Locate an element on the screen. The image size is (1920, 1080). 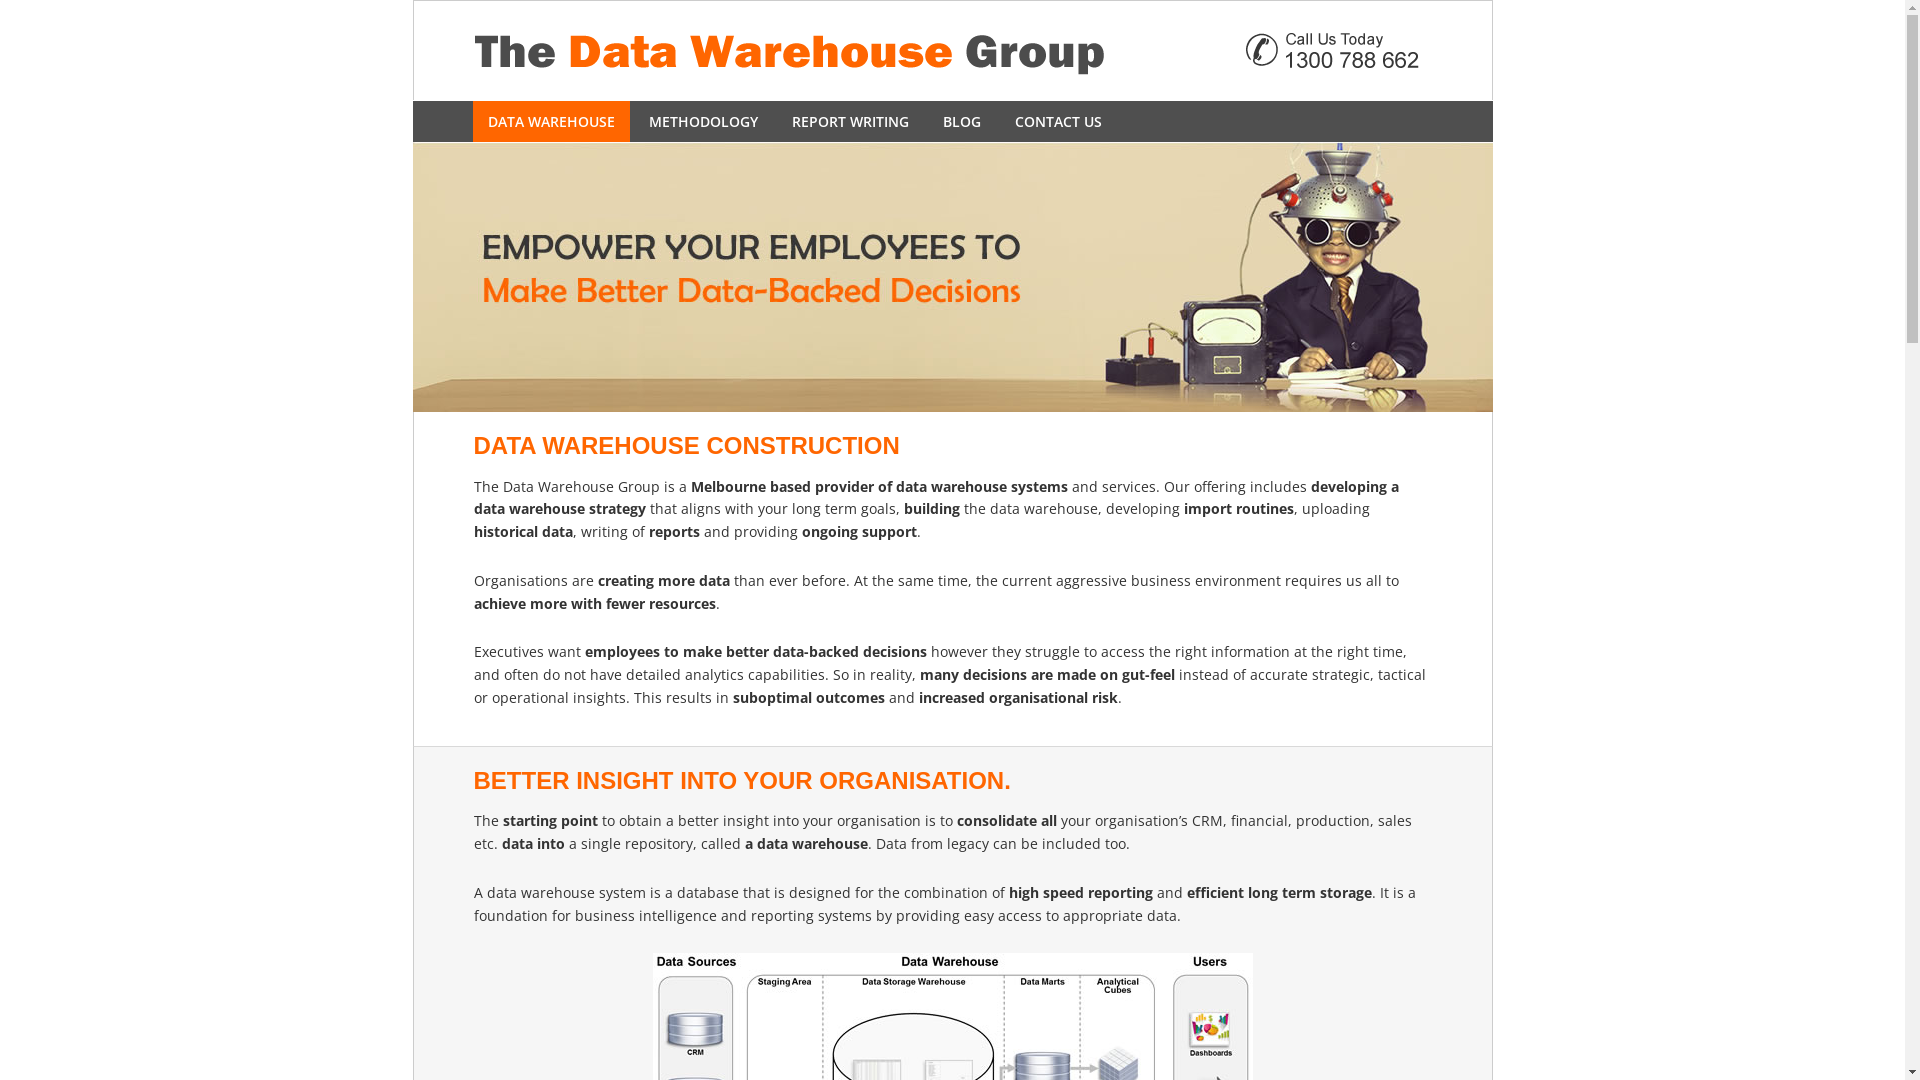
'METHODOLOGY' is located at coordinates (703, 121).